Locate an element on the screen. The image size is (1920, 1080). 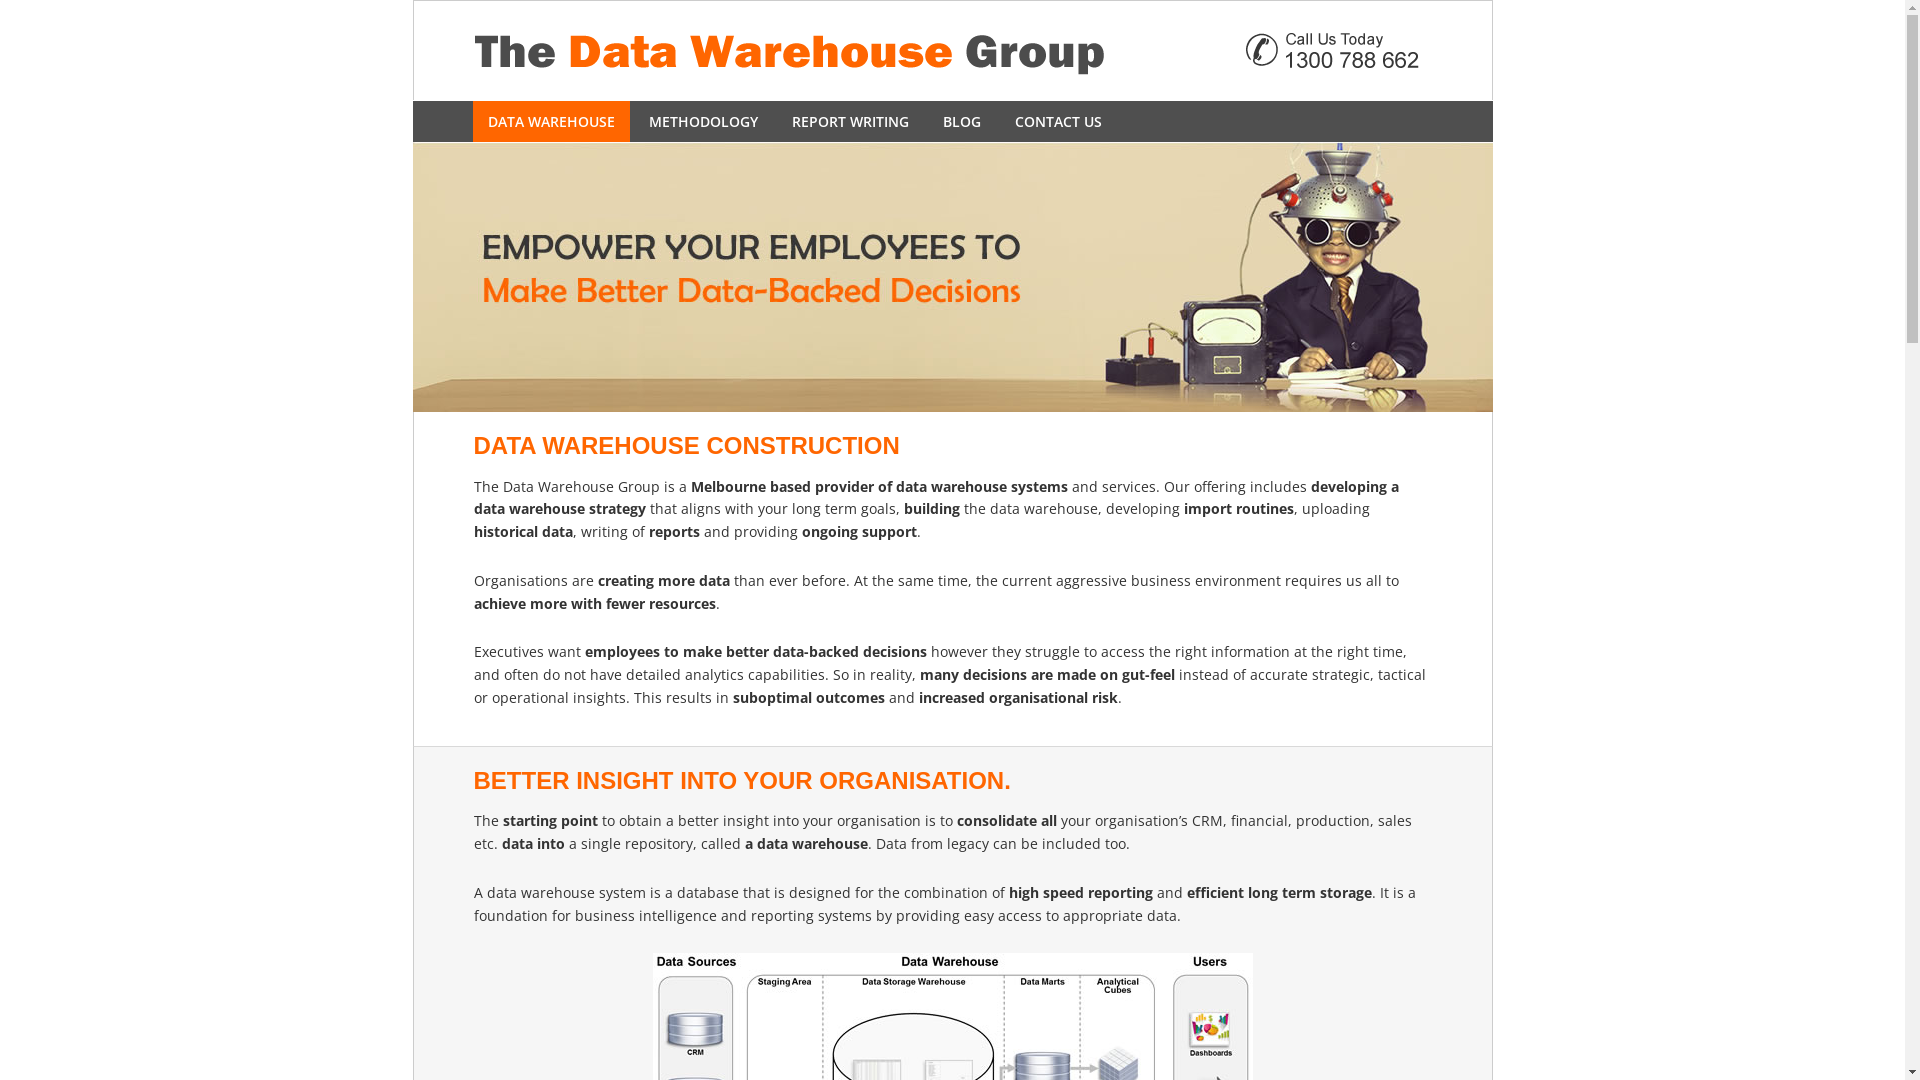
'METHODOLOGY' is located at coordinates (703, 121).